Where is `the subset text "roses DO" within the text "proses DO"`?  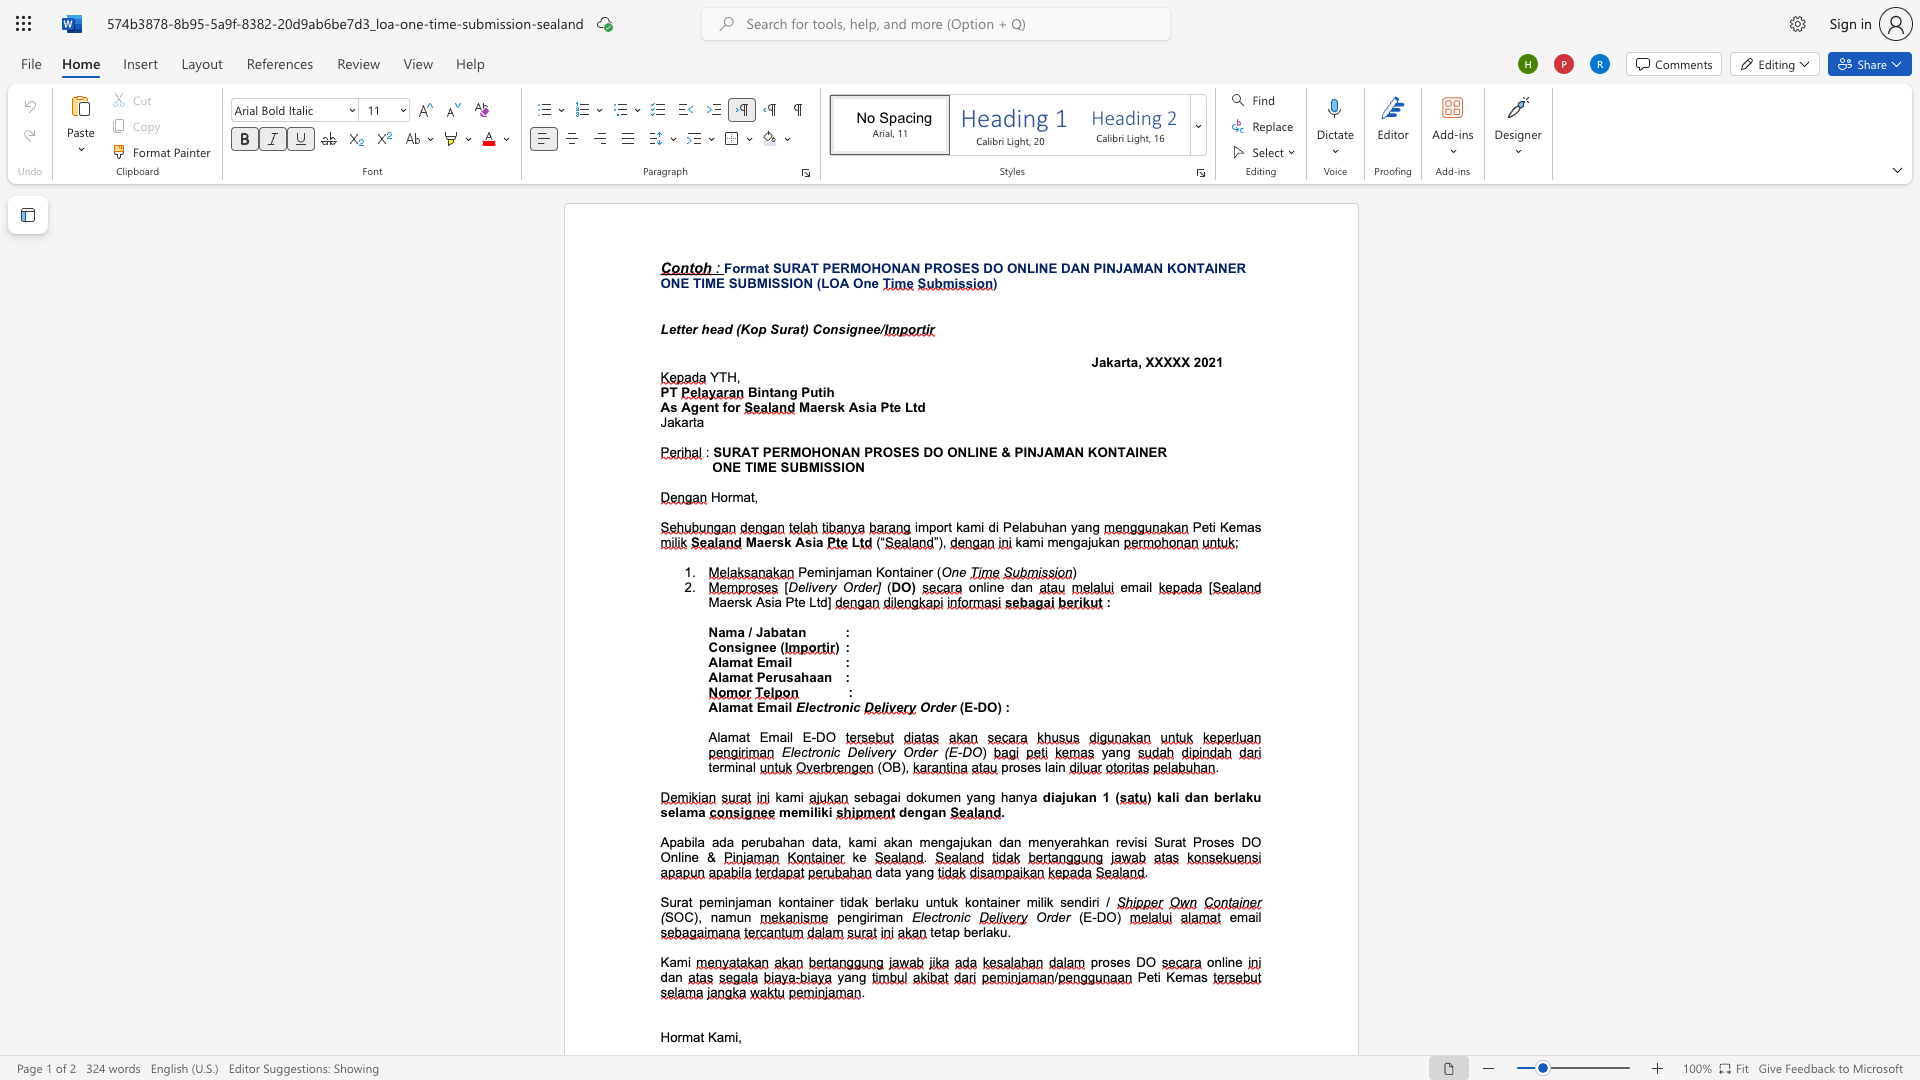 the subset text "roses DO" within the text "proses DO" is located at coordinates (1097, 961).